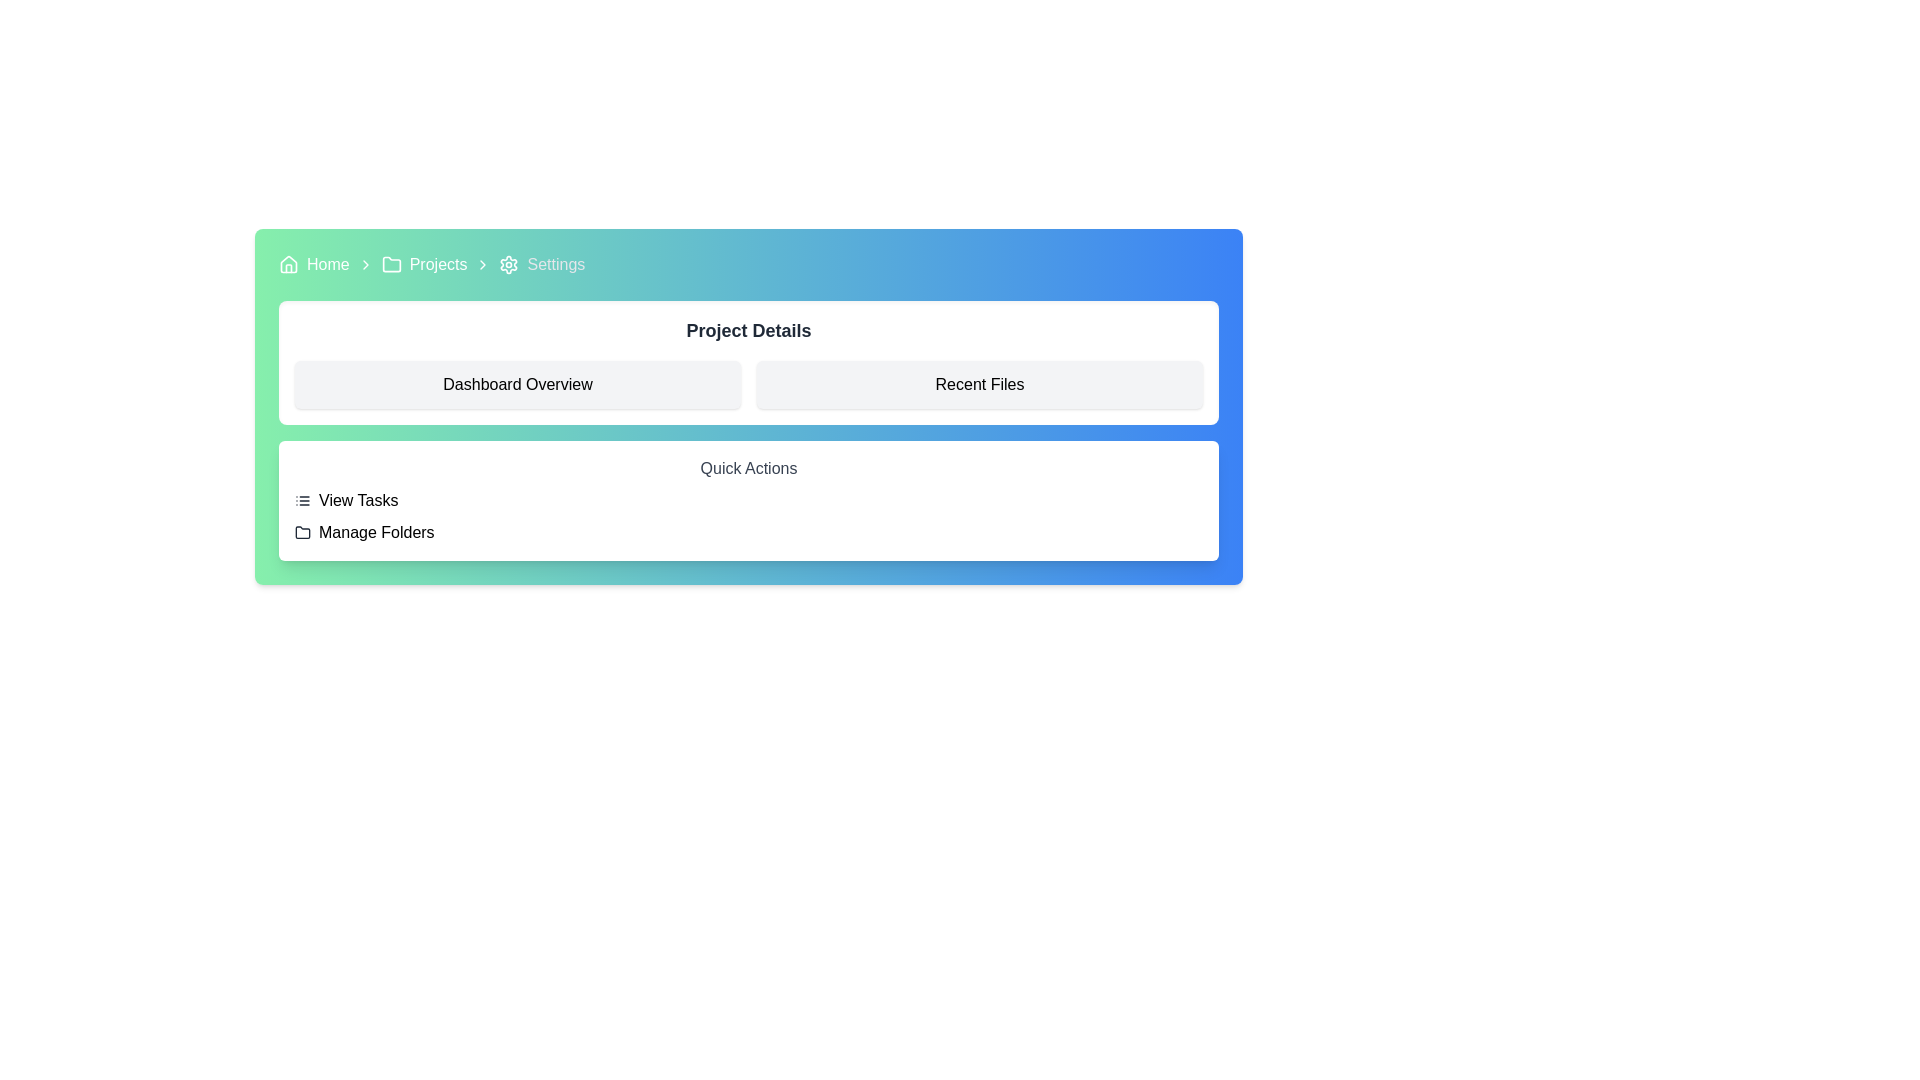  What do you see at coordinates (287, 262) in the screenshot?
I see `the house icon in the top left corner of the interface` at bounding box center [287, 262].